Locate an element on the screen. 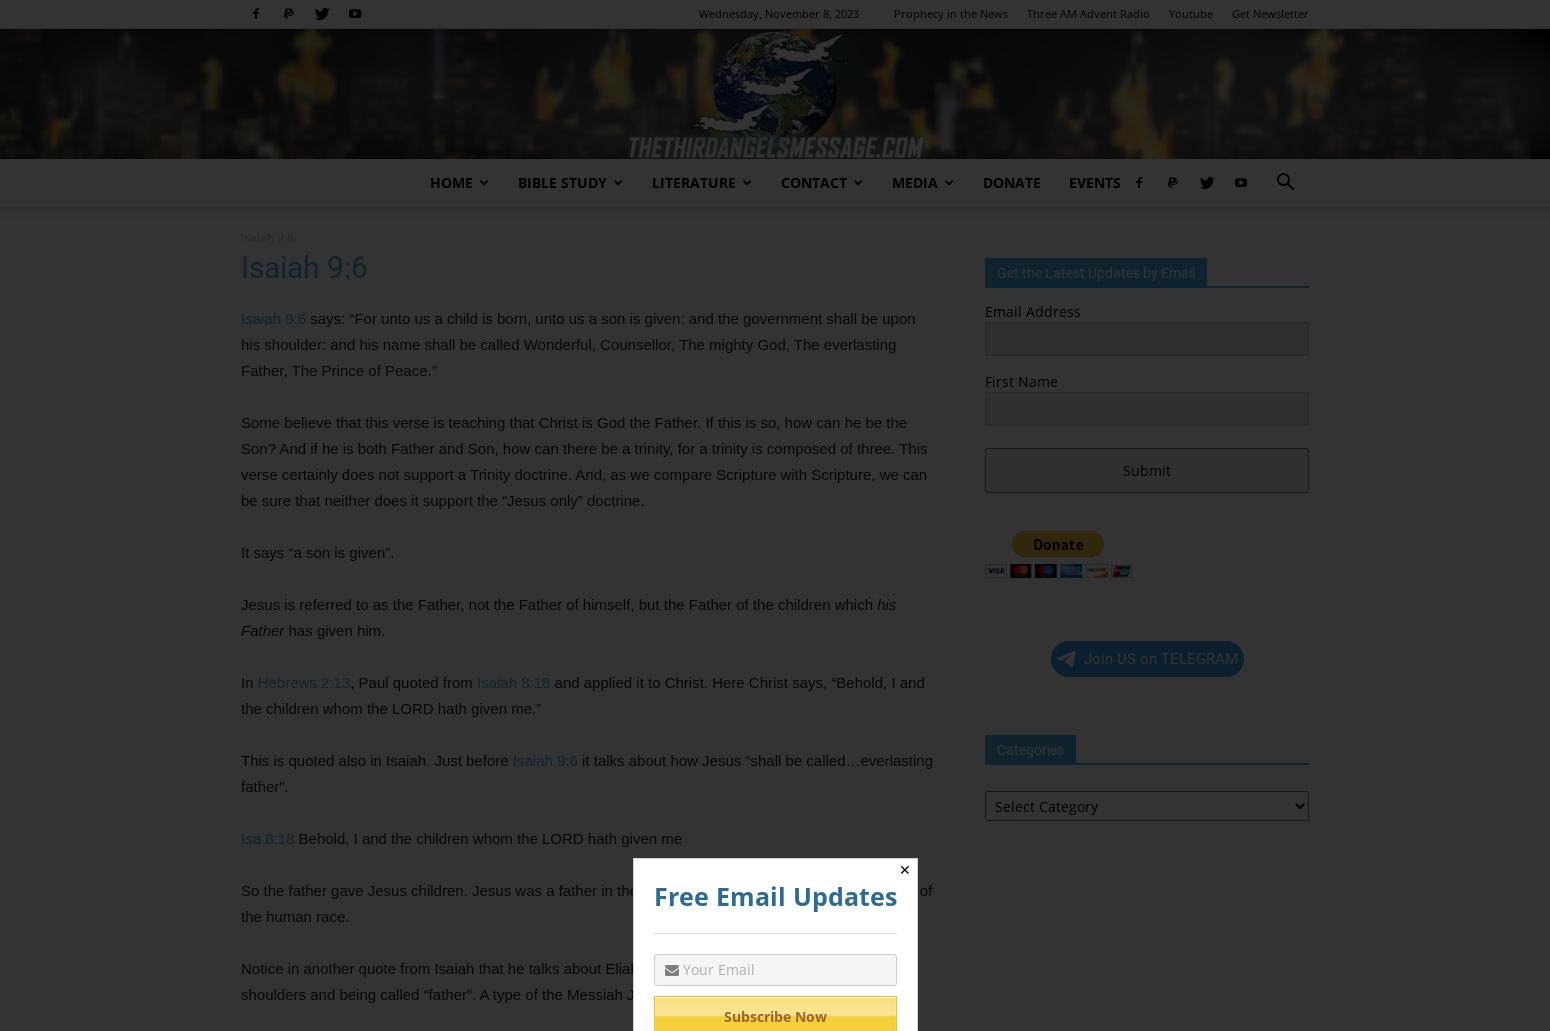 The width and height of the screenshot is (1550, 1031). 'This is quoted also in Isaiah. Just before' is located at coordinates (375, 759).